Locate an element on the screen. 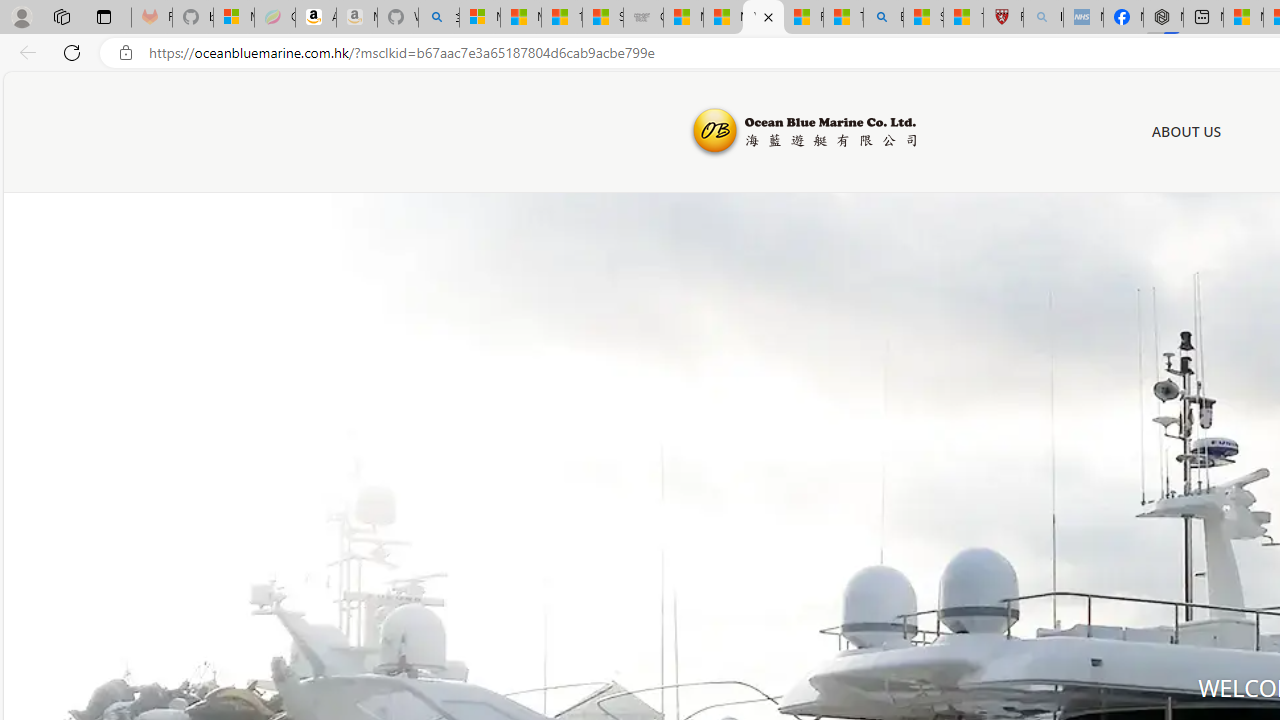 This screenshot has width=1280, height=720. 'Robert H. Shmerling, MD - Harvard Health' is located at coordinates (1003, 17).